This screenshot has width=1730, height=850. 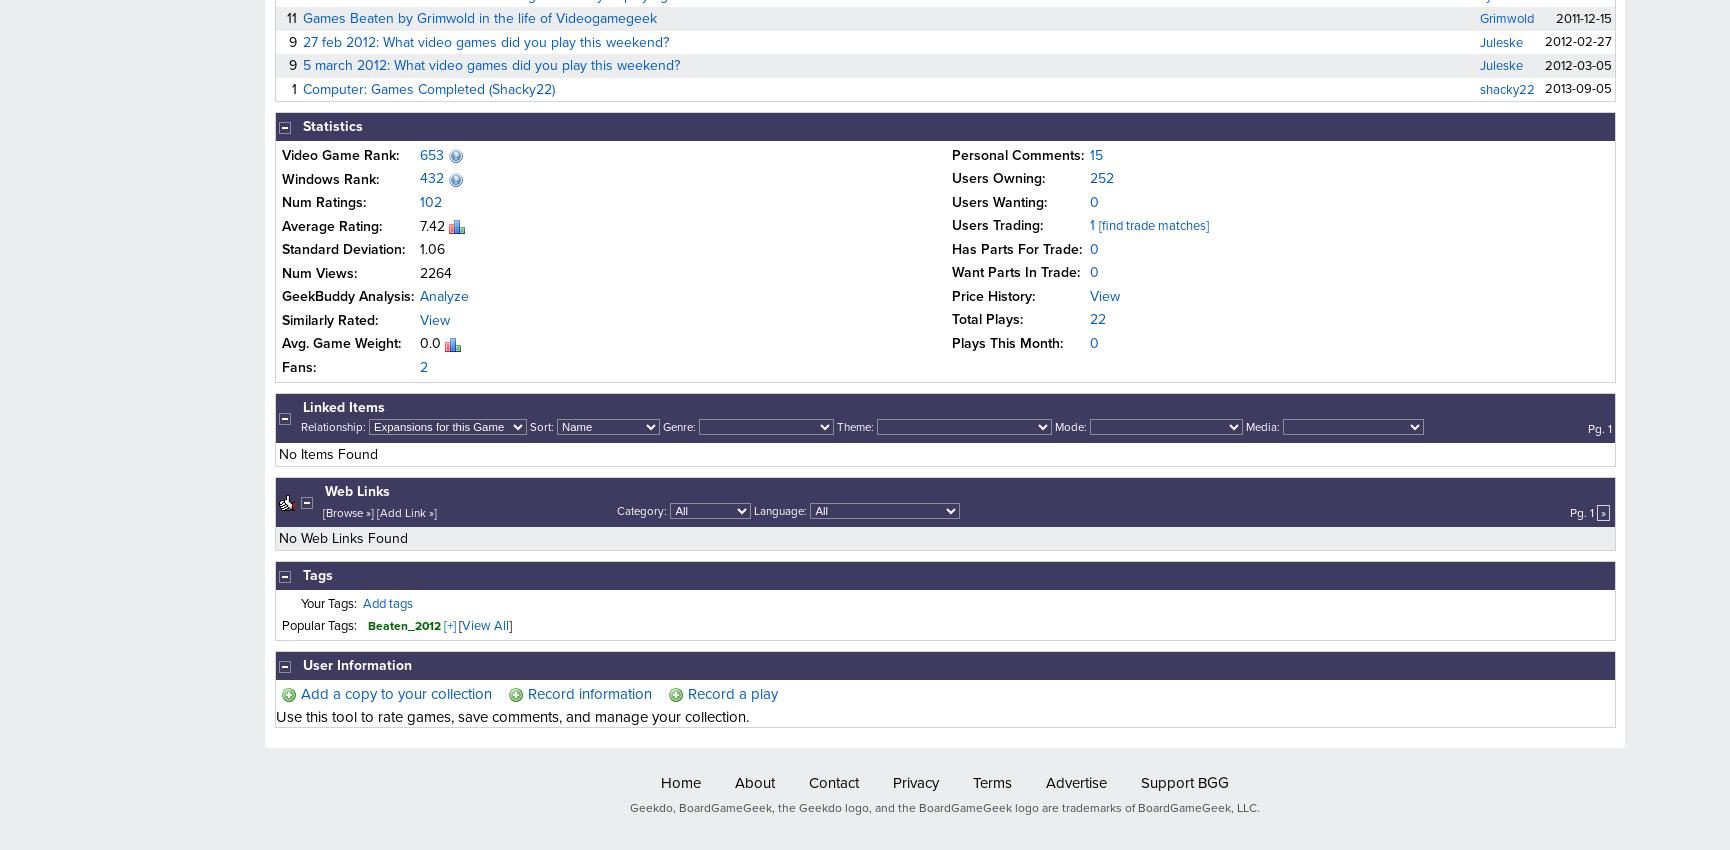 I want to click on ']
												[', so click(x=371, y=511).